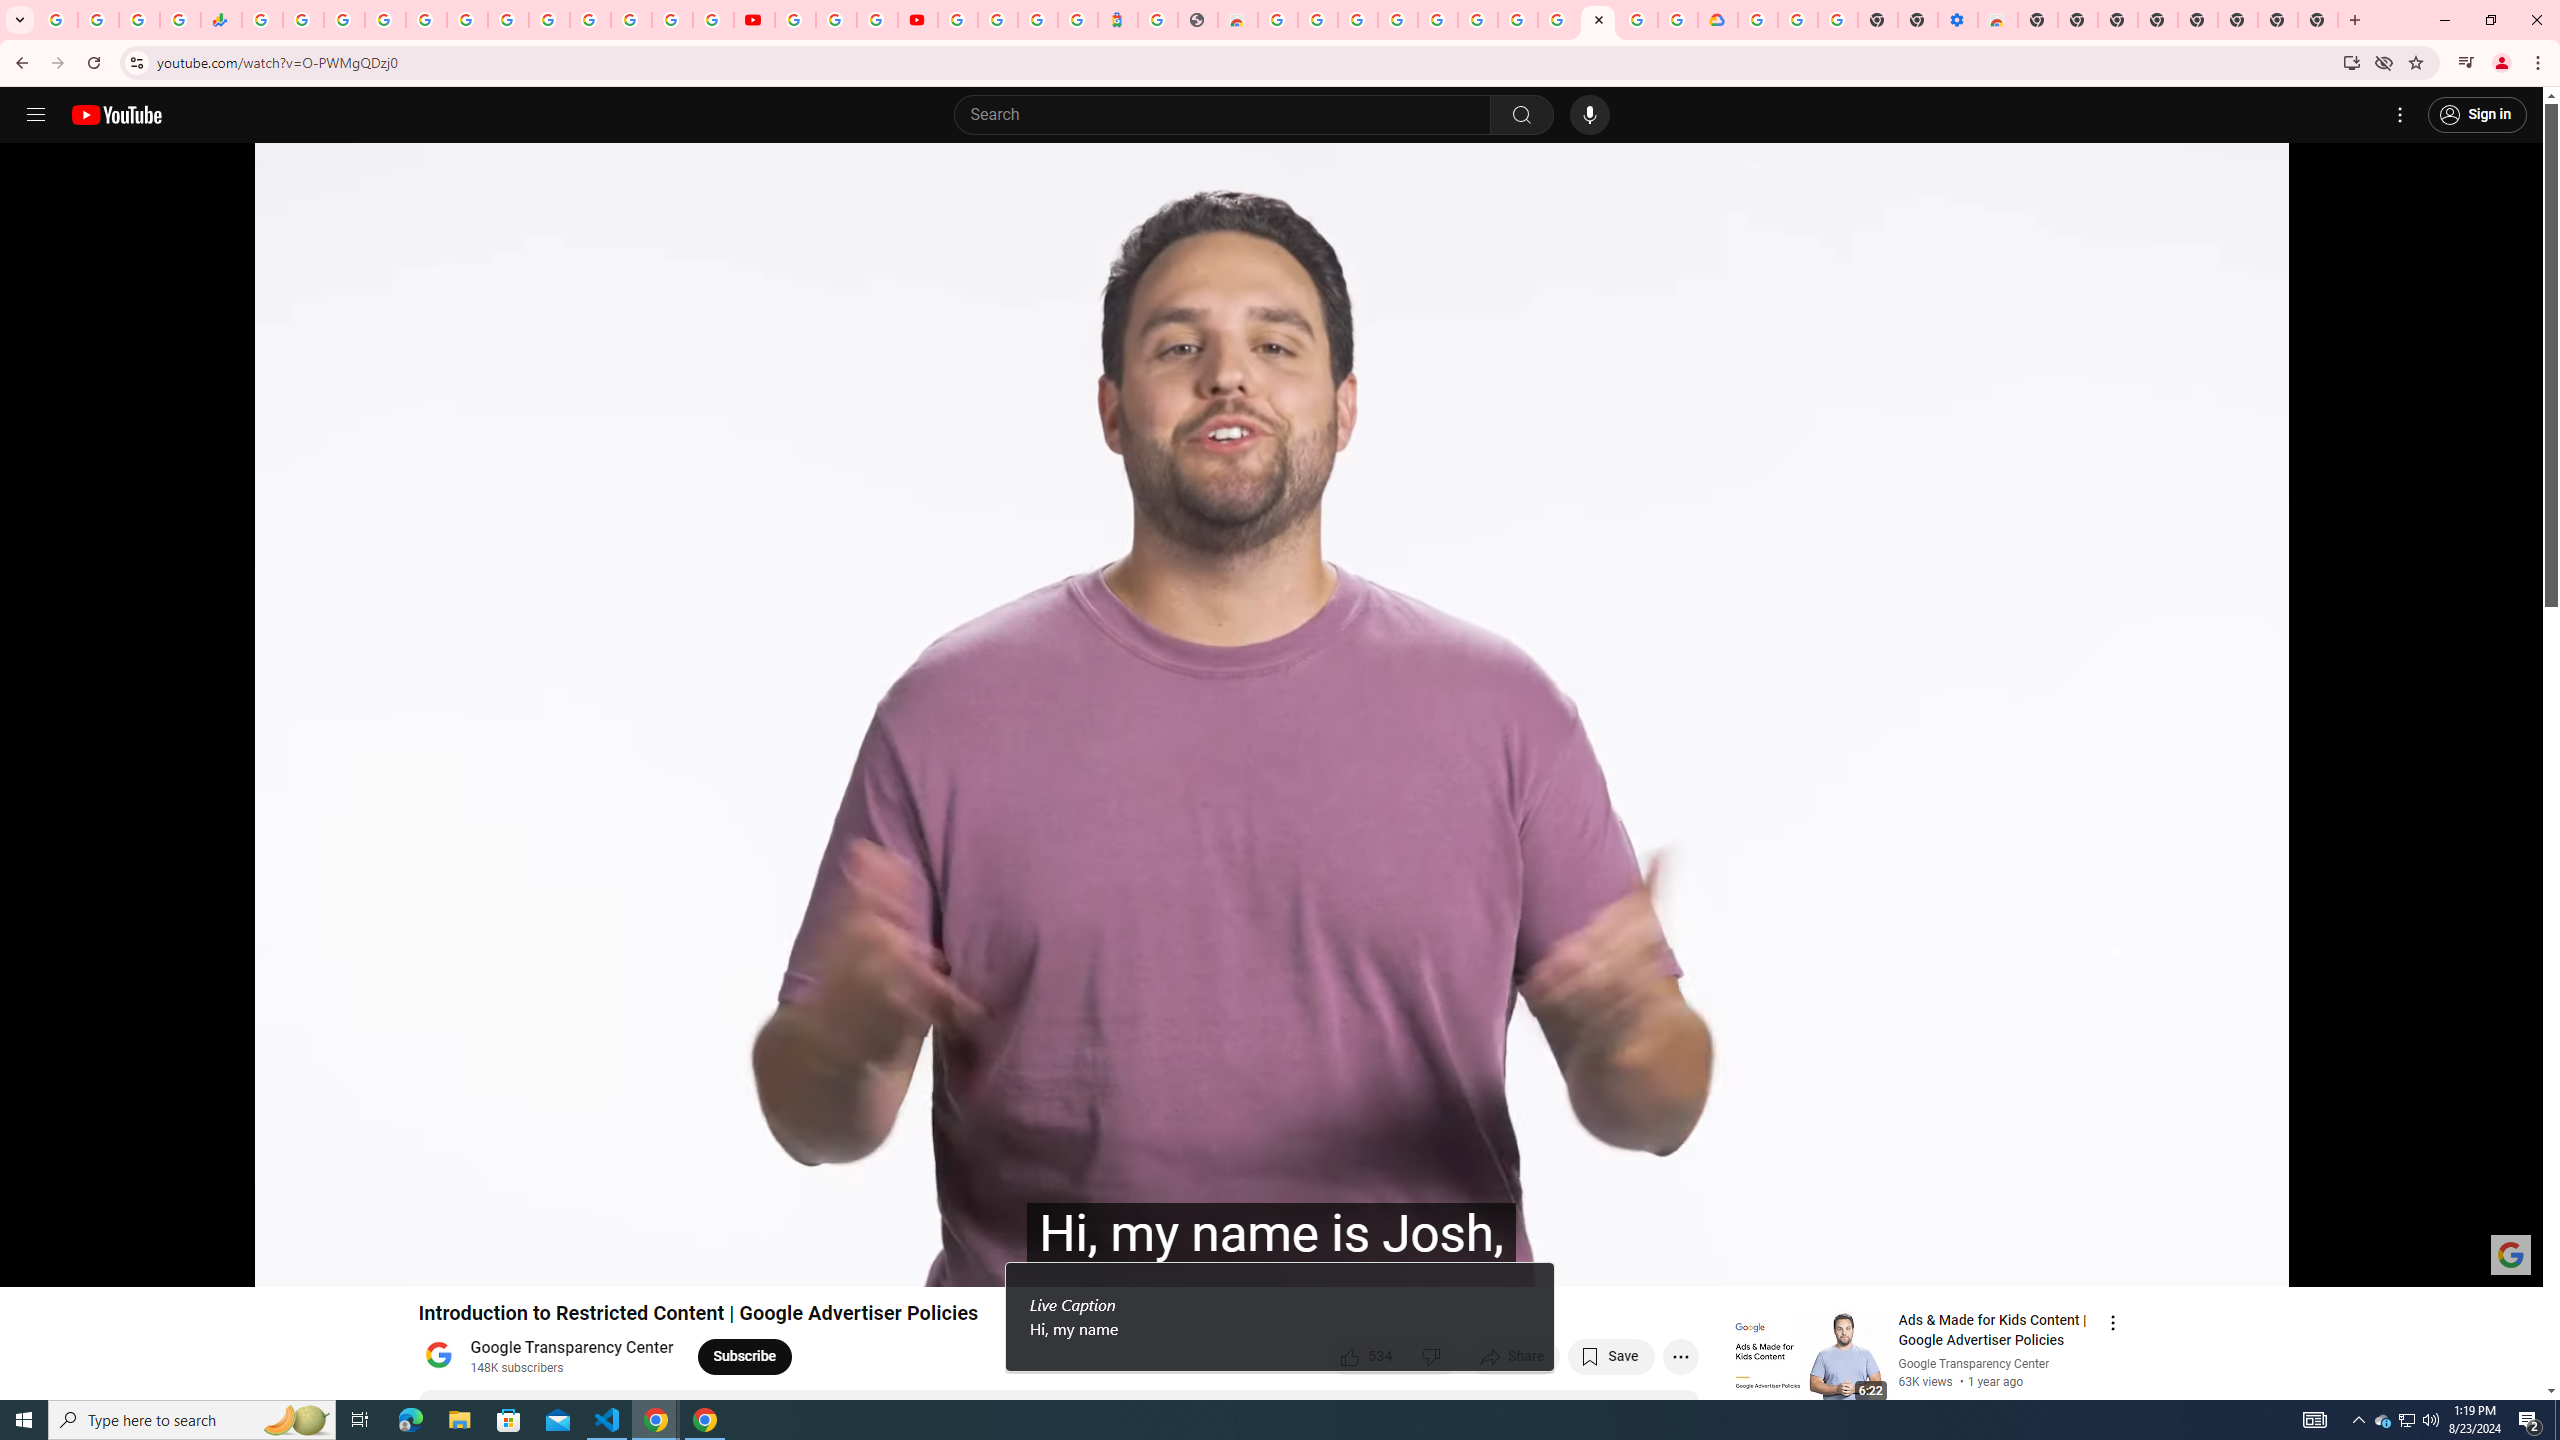  Describe the element at coordinates (2511, 1253) in the screenshot. I see `'Channel watermark'` at that location.